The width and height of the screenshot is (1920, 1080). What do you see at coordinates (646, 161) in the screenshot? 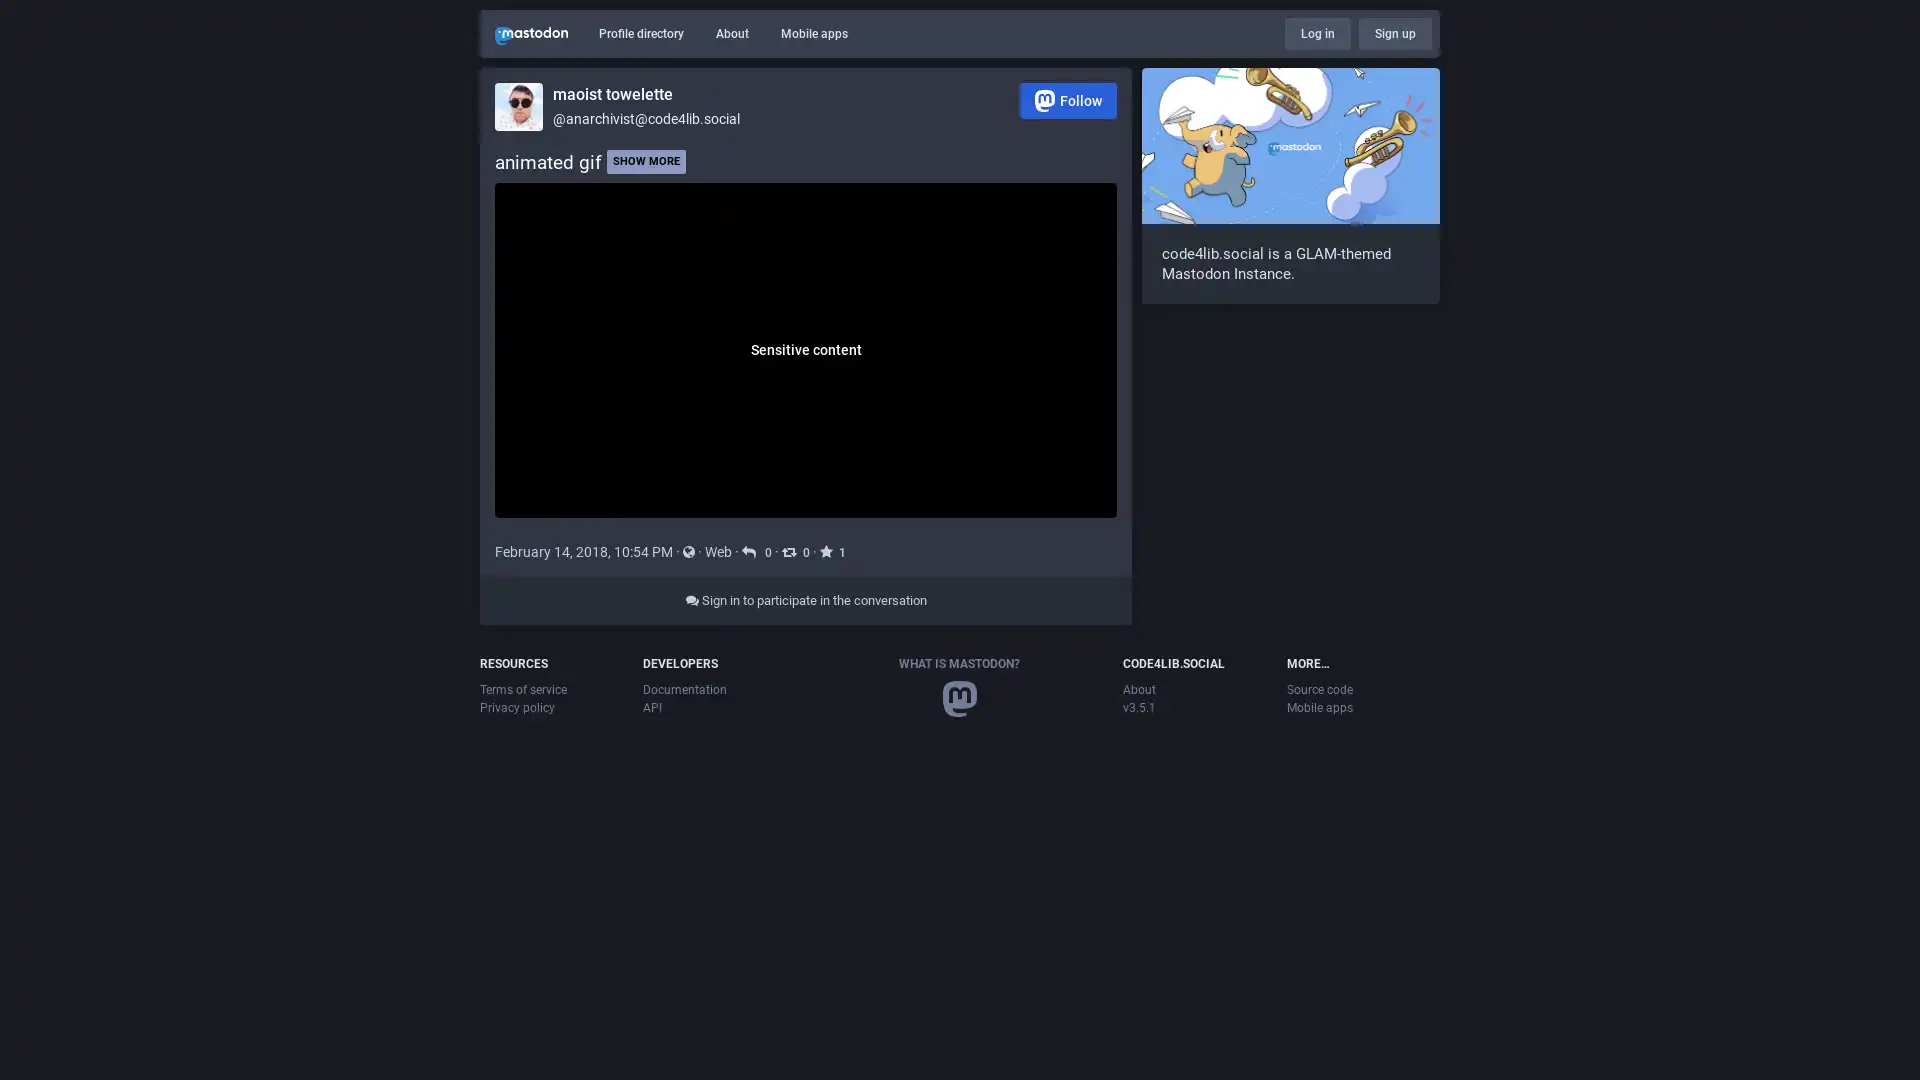
I see `SHOW MORE` at bounding box center [646, 161].